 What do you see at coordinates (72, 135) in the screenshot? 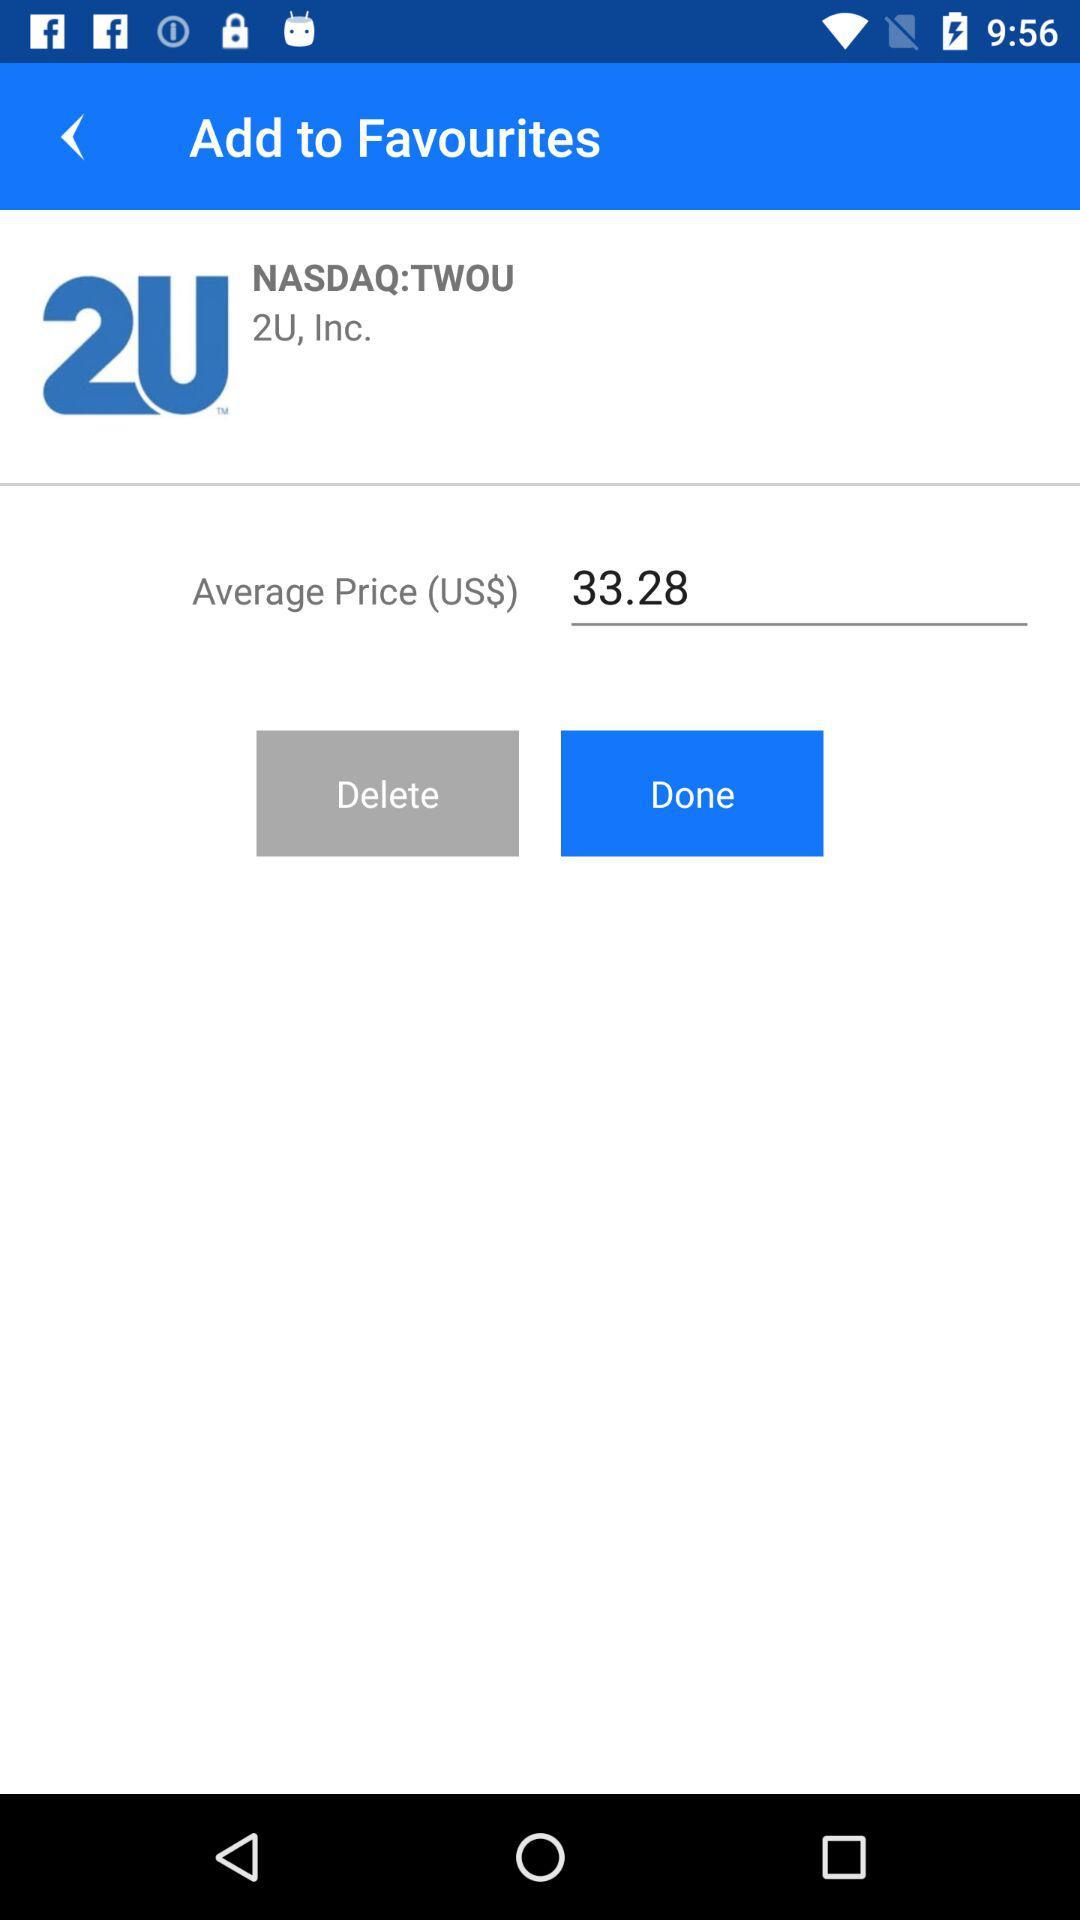
I see `the item to the left of add to favourites item` at bounding box center [72, 135].